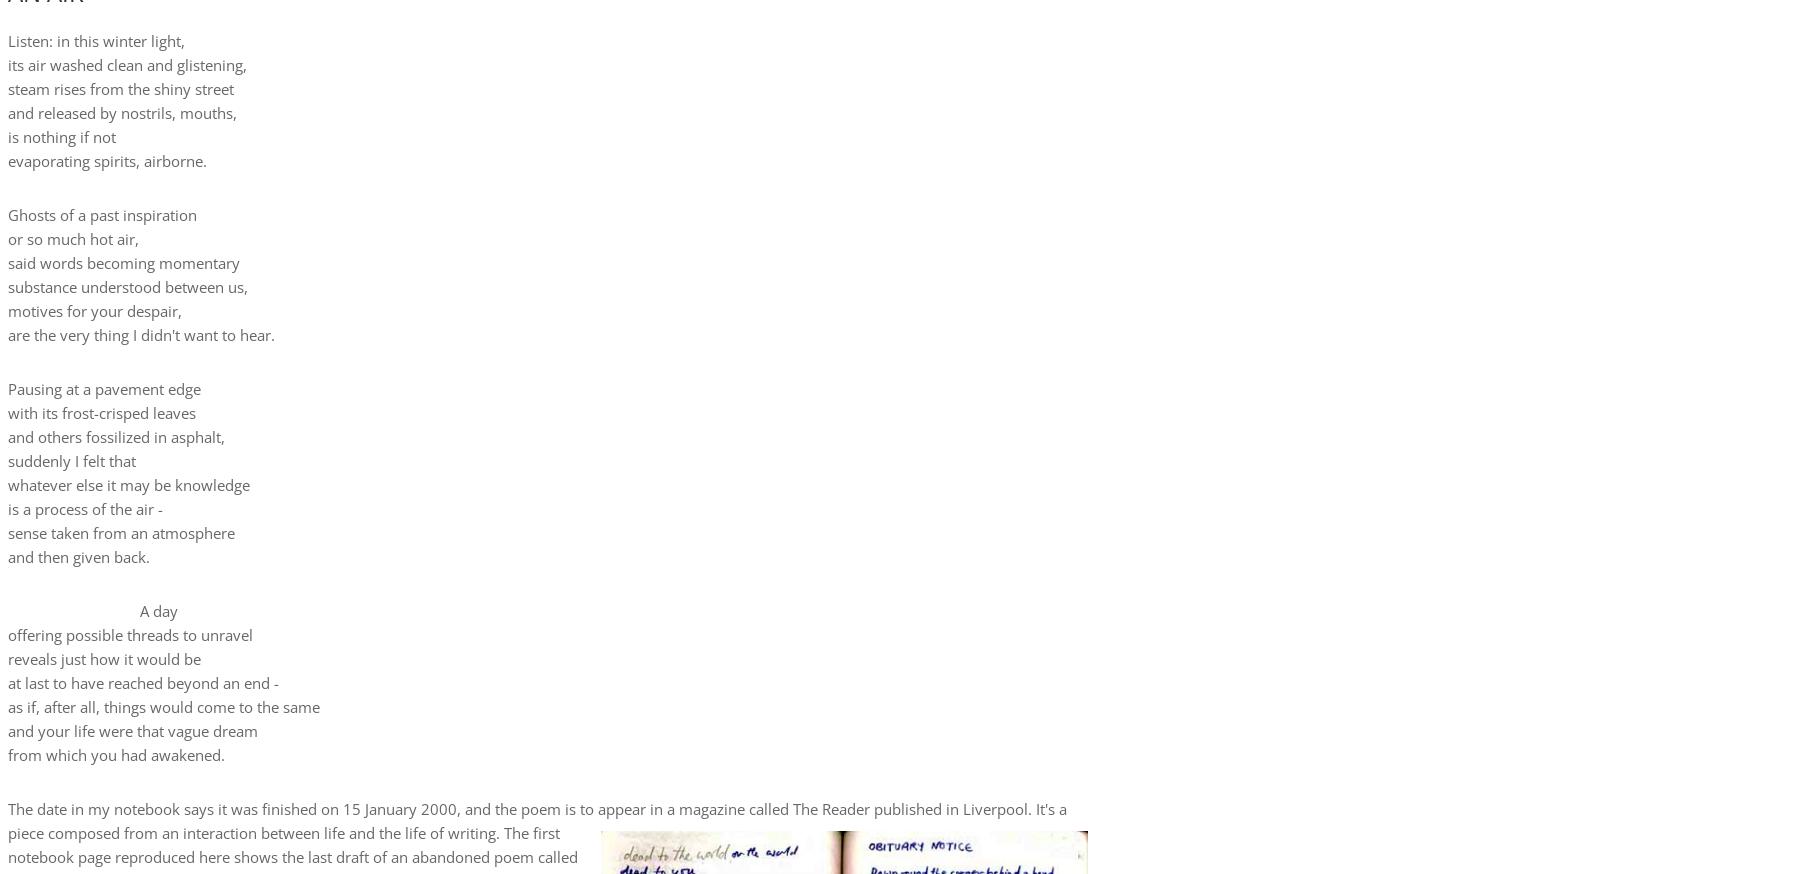 This screenshot has height=874, width=1800. I want to click on 'Listen: in this winter light,', so click(95, 39).